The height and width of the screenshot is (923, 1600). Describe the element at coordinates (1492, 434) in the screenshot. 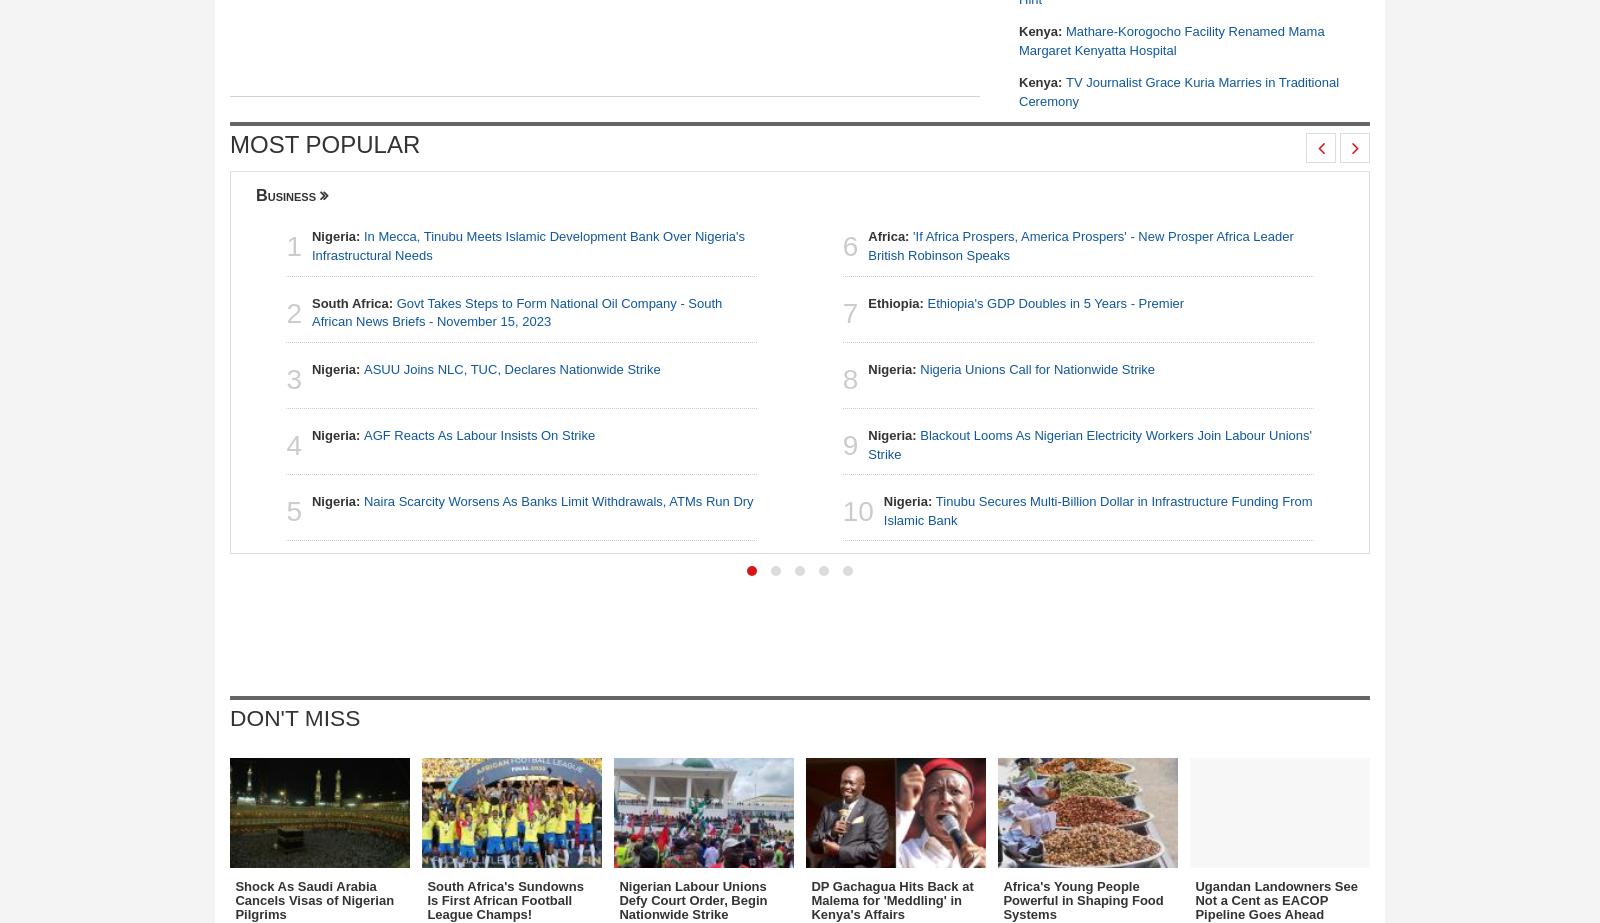

I see `'Madagascar:'` at that location.